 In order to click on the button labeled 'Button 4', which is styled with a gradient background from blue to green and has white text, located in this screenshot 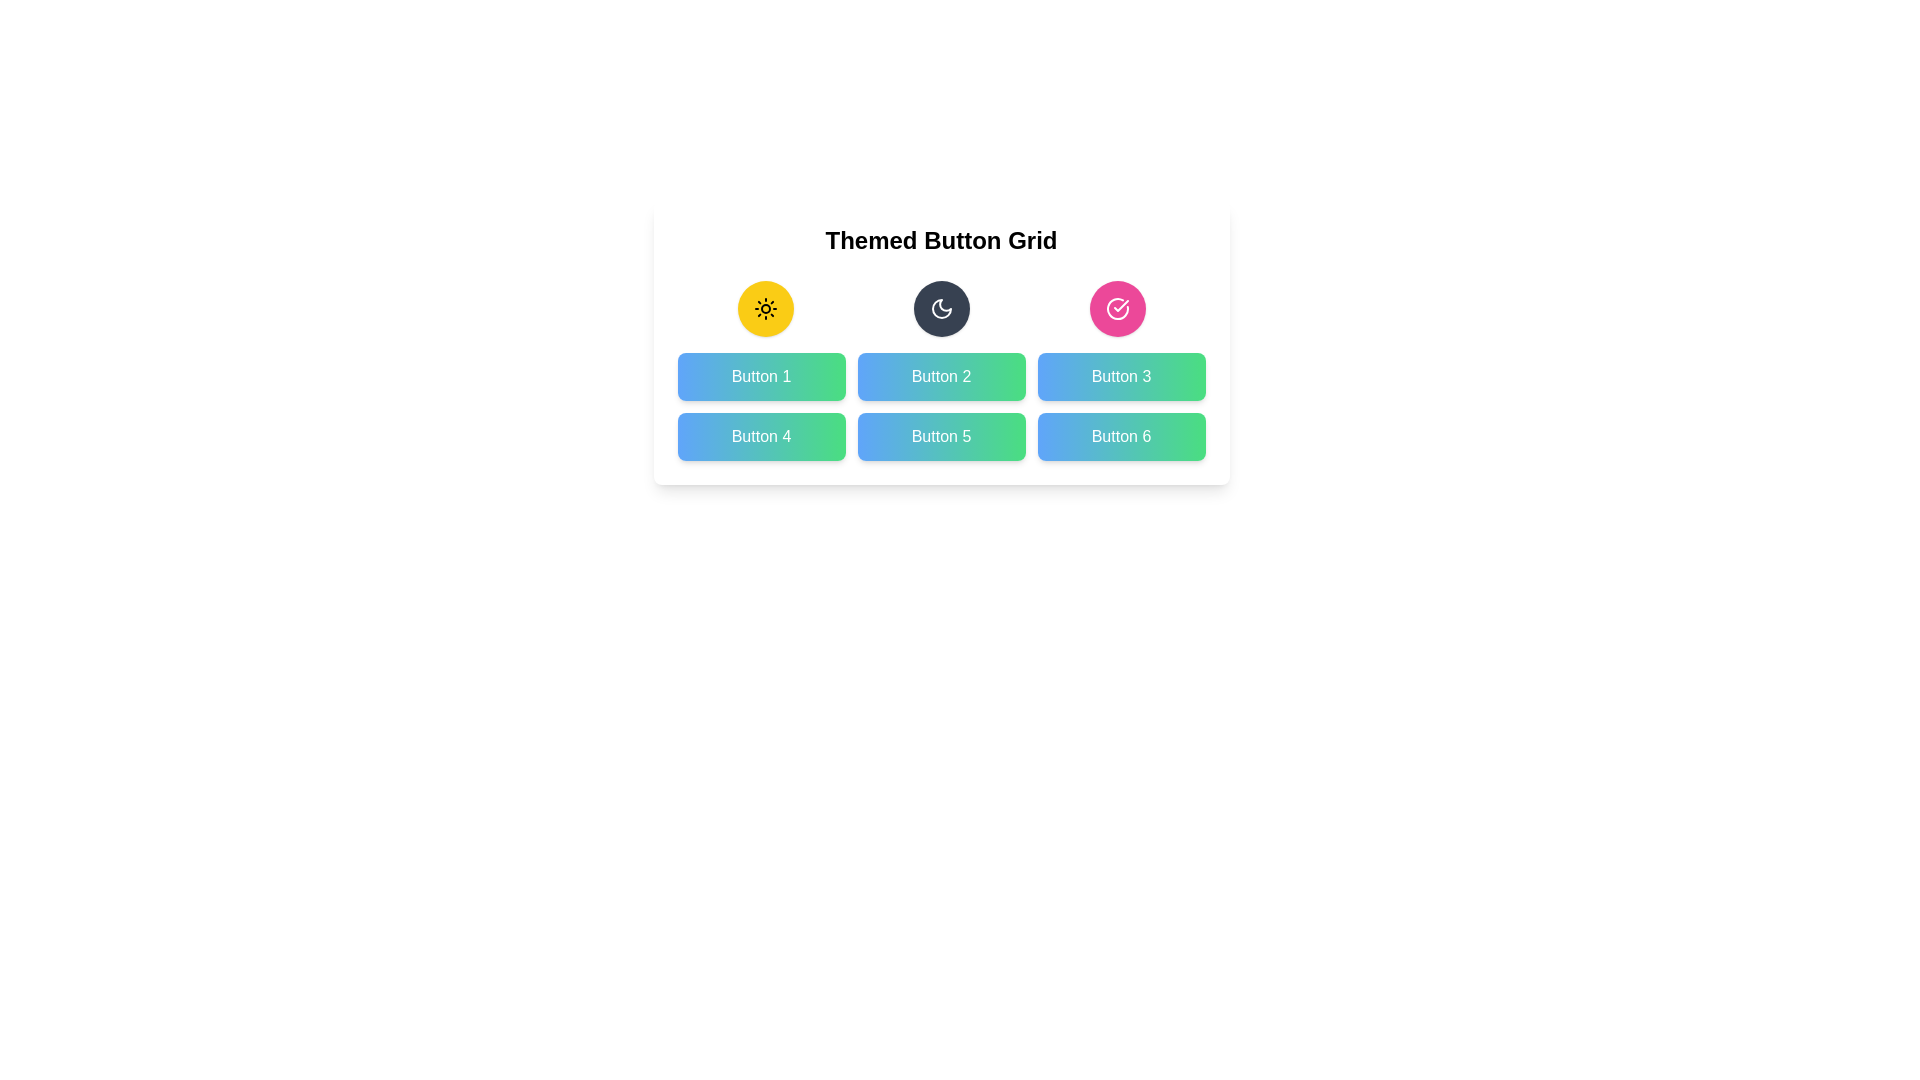, I will do `click(760, 435)`.